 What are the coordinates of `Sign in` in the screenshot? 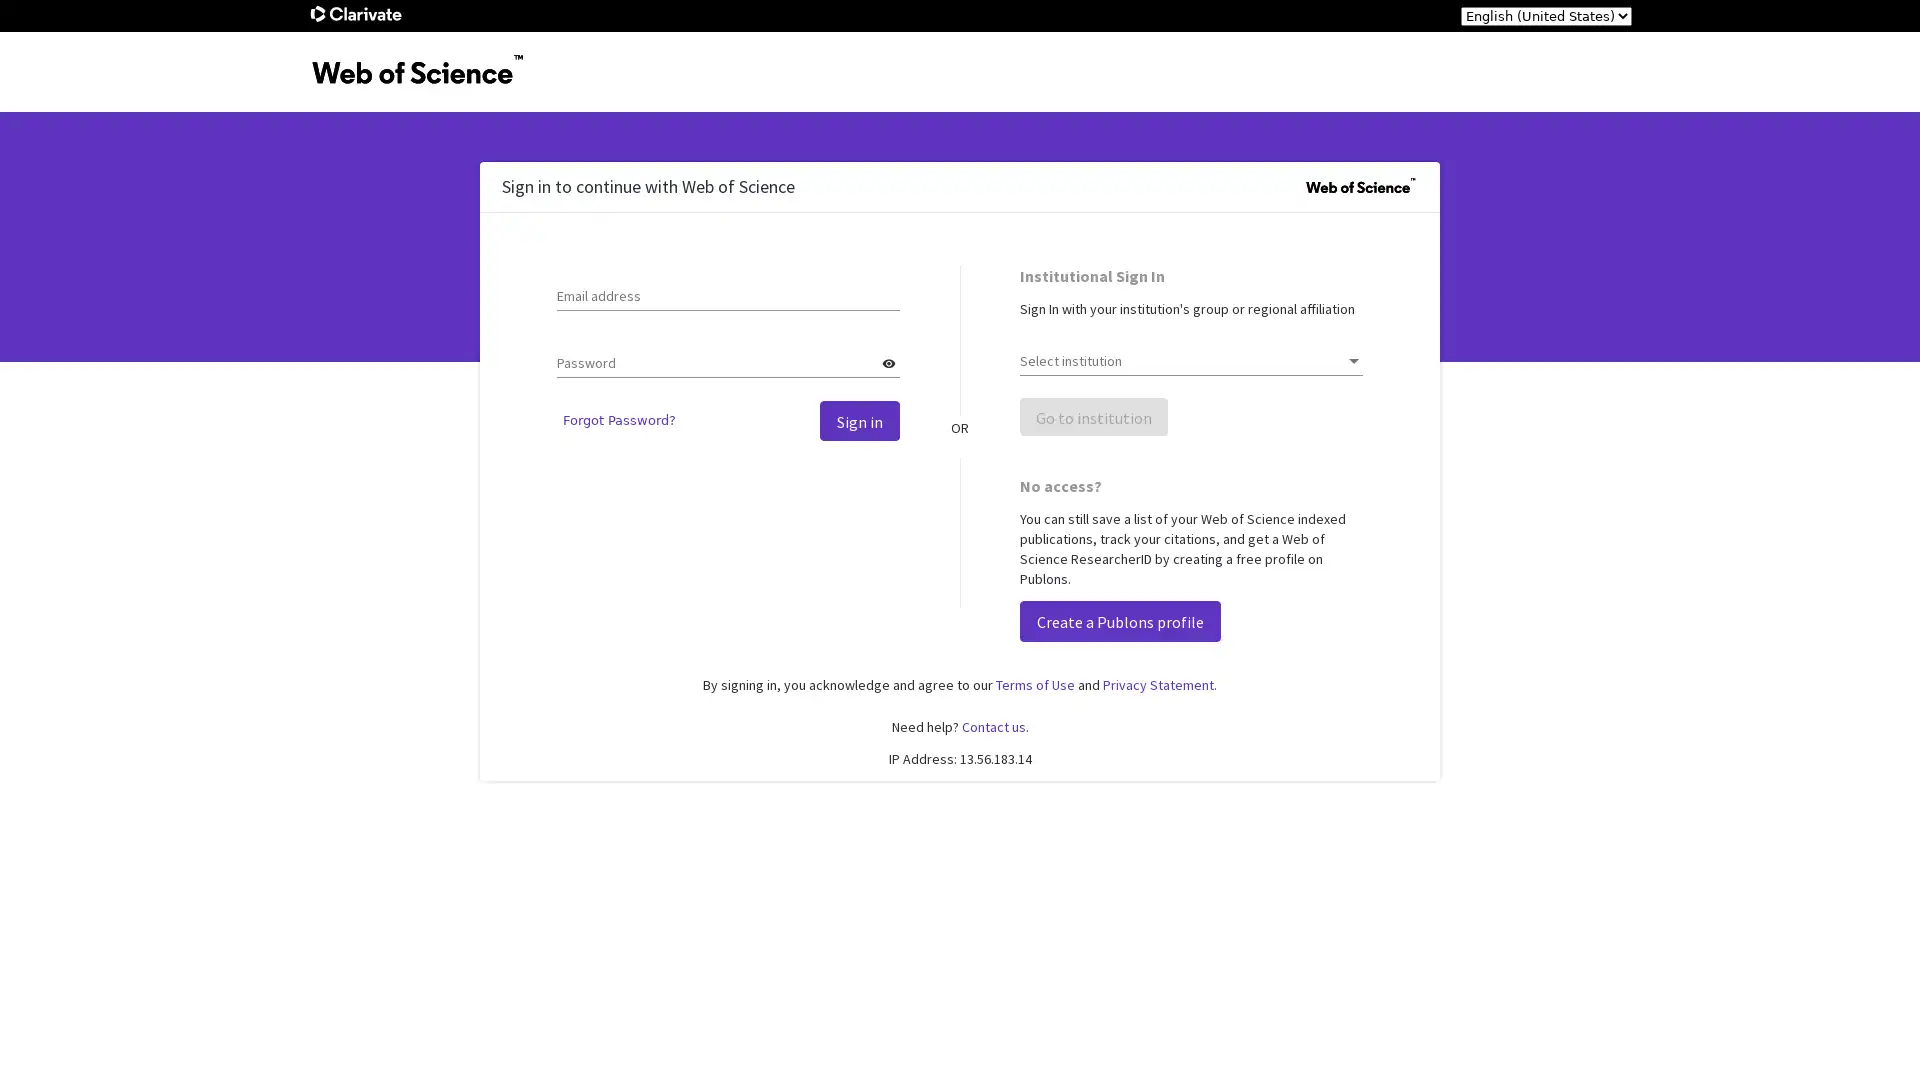 It's located at (859, 419).